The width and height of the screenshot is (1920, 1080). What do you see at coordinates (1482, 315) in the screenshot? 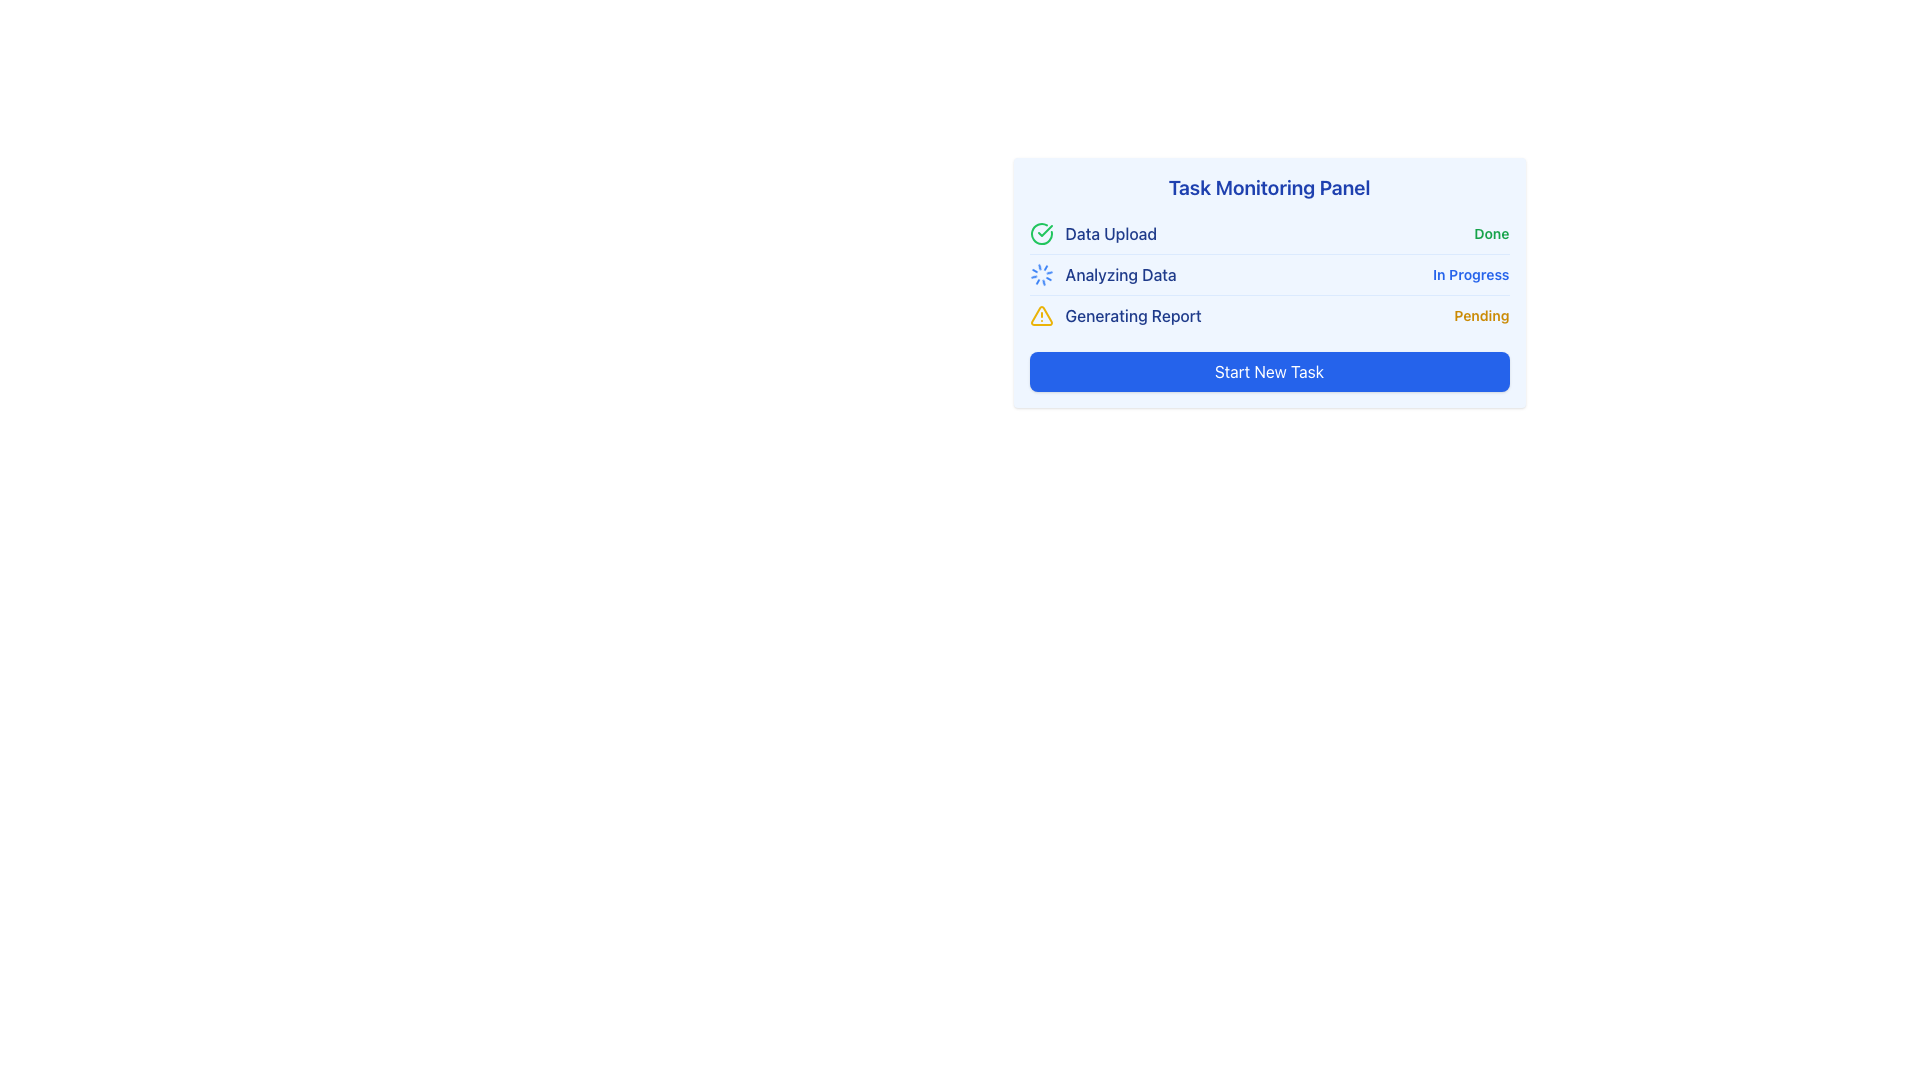
I see `the text label displaying 'Pending' in yellow-orange color, which indicates the status of the task 'Generating Report' in the Task Monitoring Panel` at bounding box center [1482, 315].